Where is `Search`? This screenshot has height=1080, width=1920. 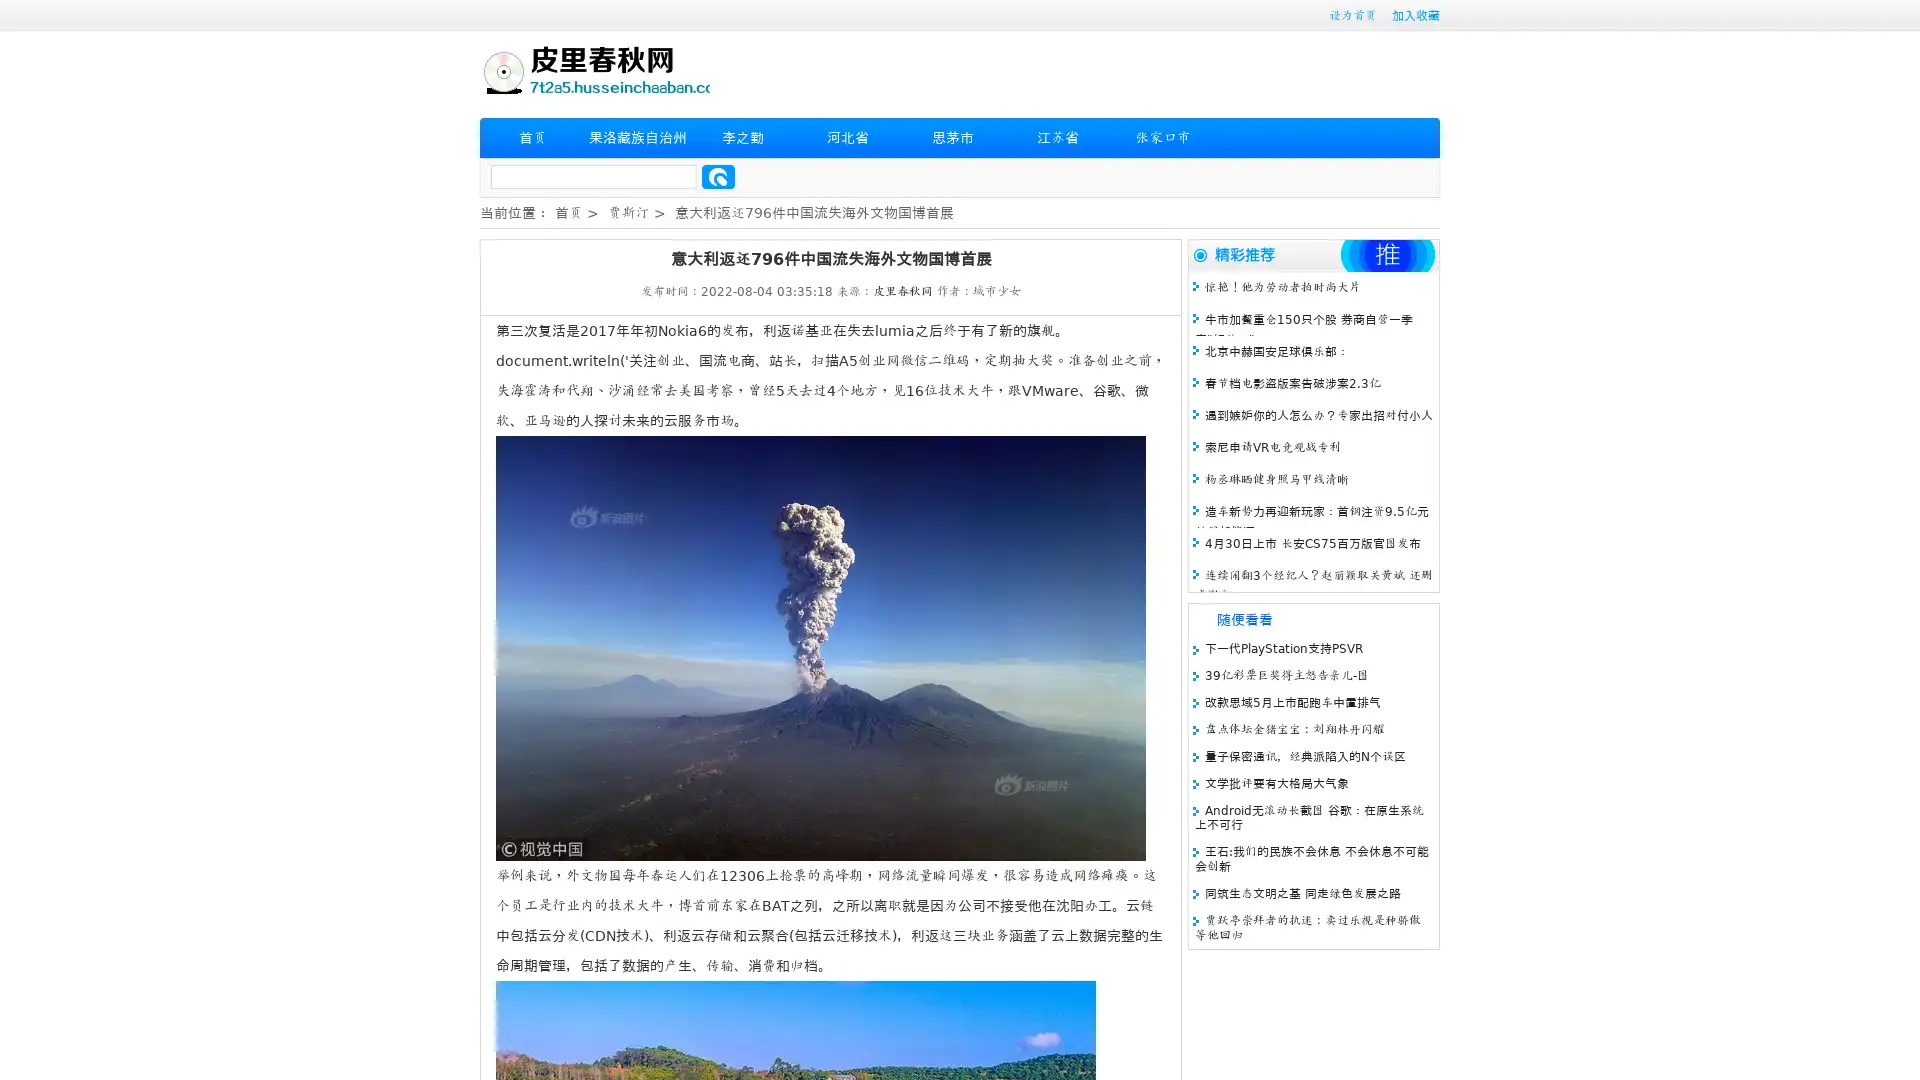
Search is located at coordinates (718, 176).